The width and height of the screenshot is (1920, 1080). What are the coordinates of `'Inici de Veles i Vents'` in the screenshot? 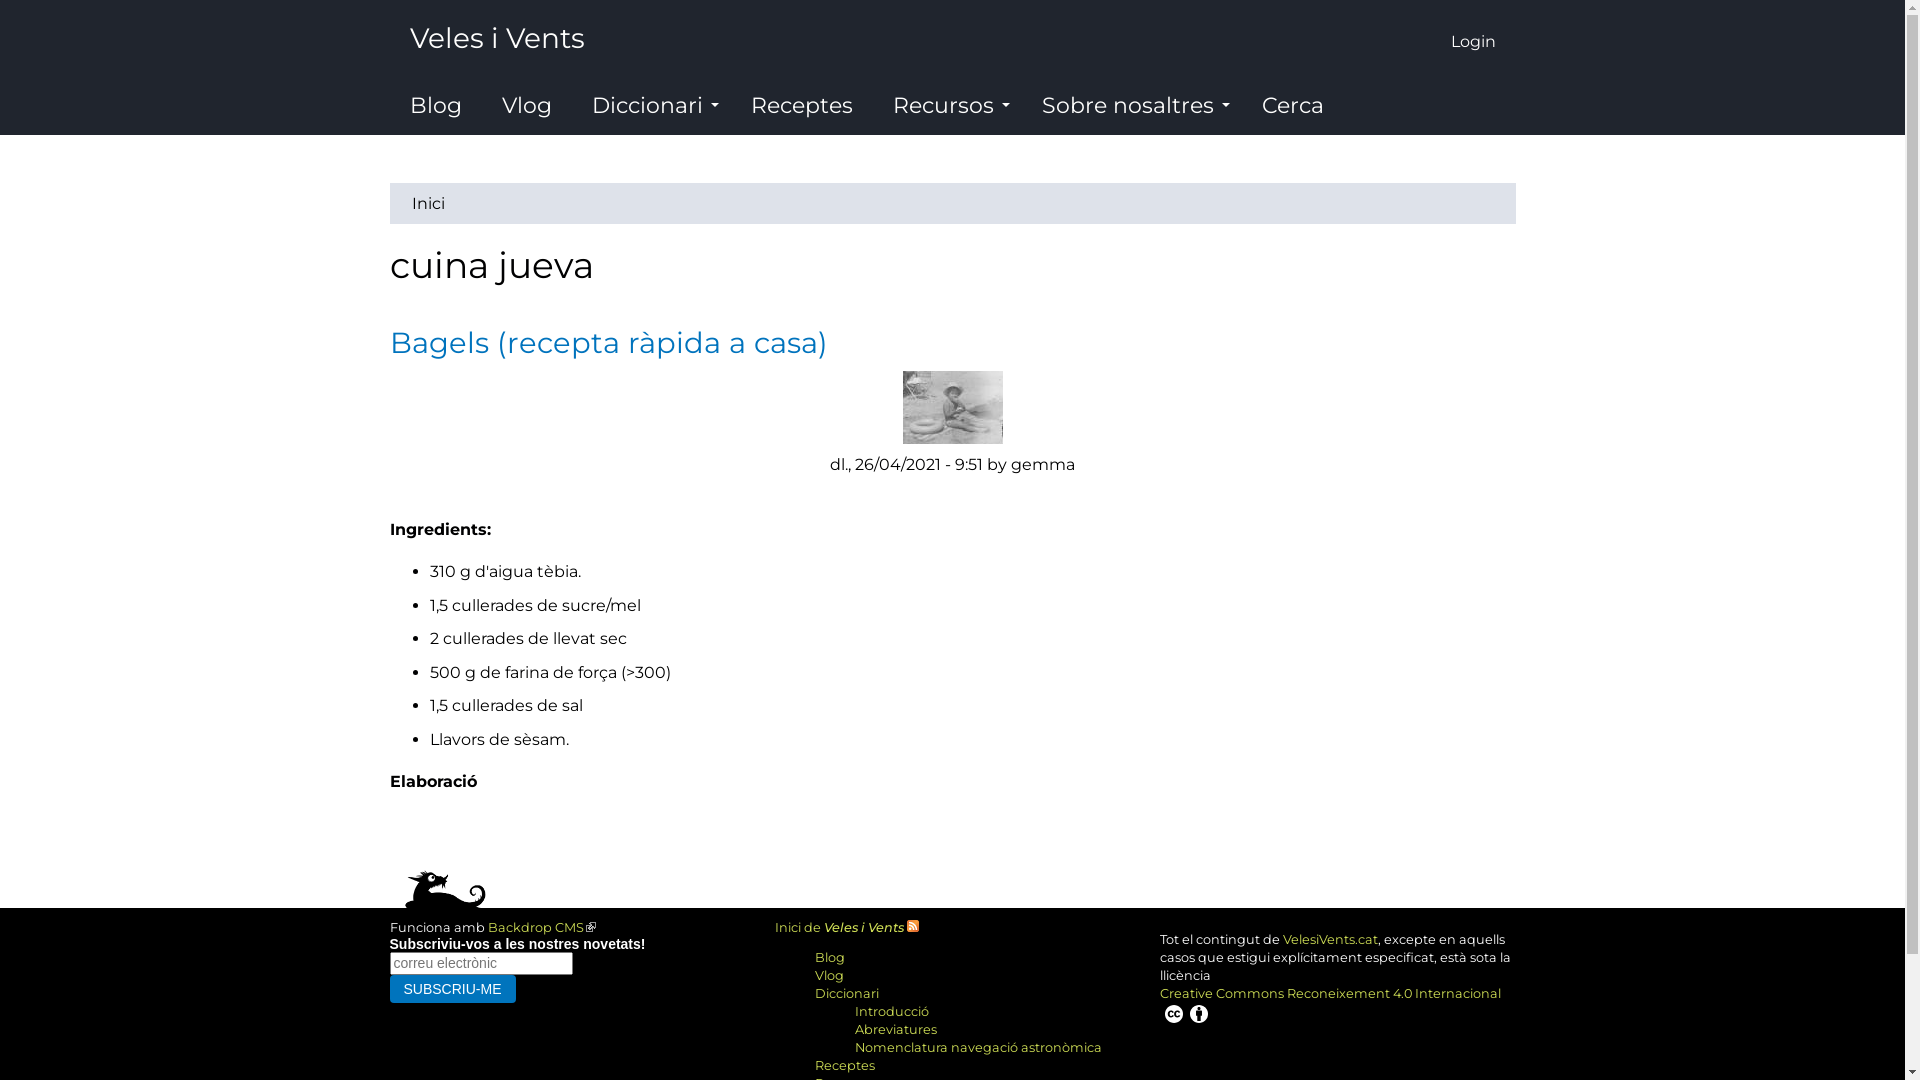 It's located at (839, 927).